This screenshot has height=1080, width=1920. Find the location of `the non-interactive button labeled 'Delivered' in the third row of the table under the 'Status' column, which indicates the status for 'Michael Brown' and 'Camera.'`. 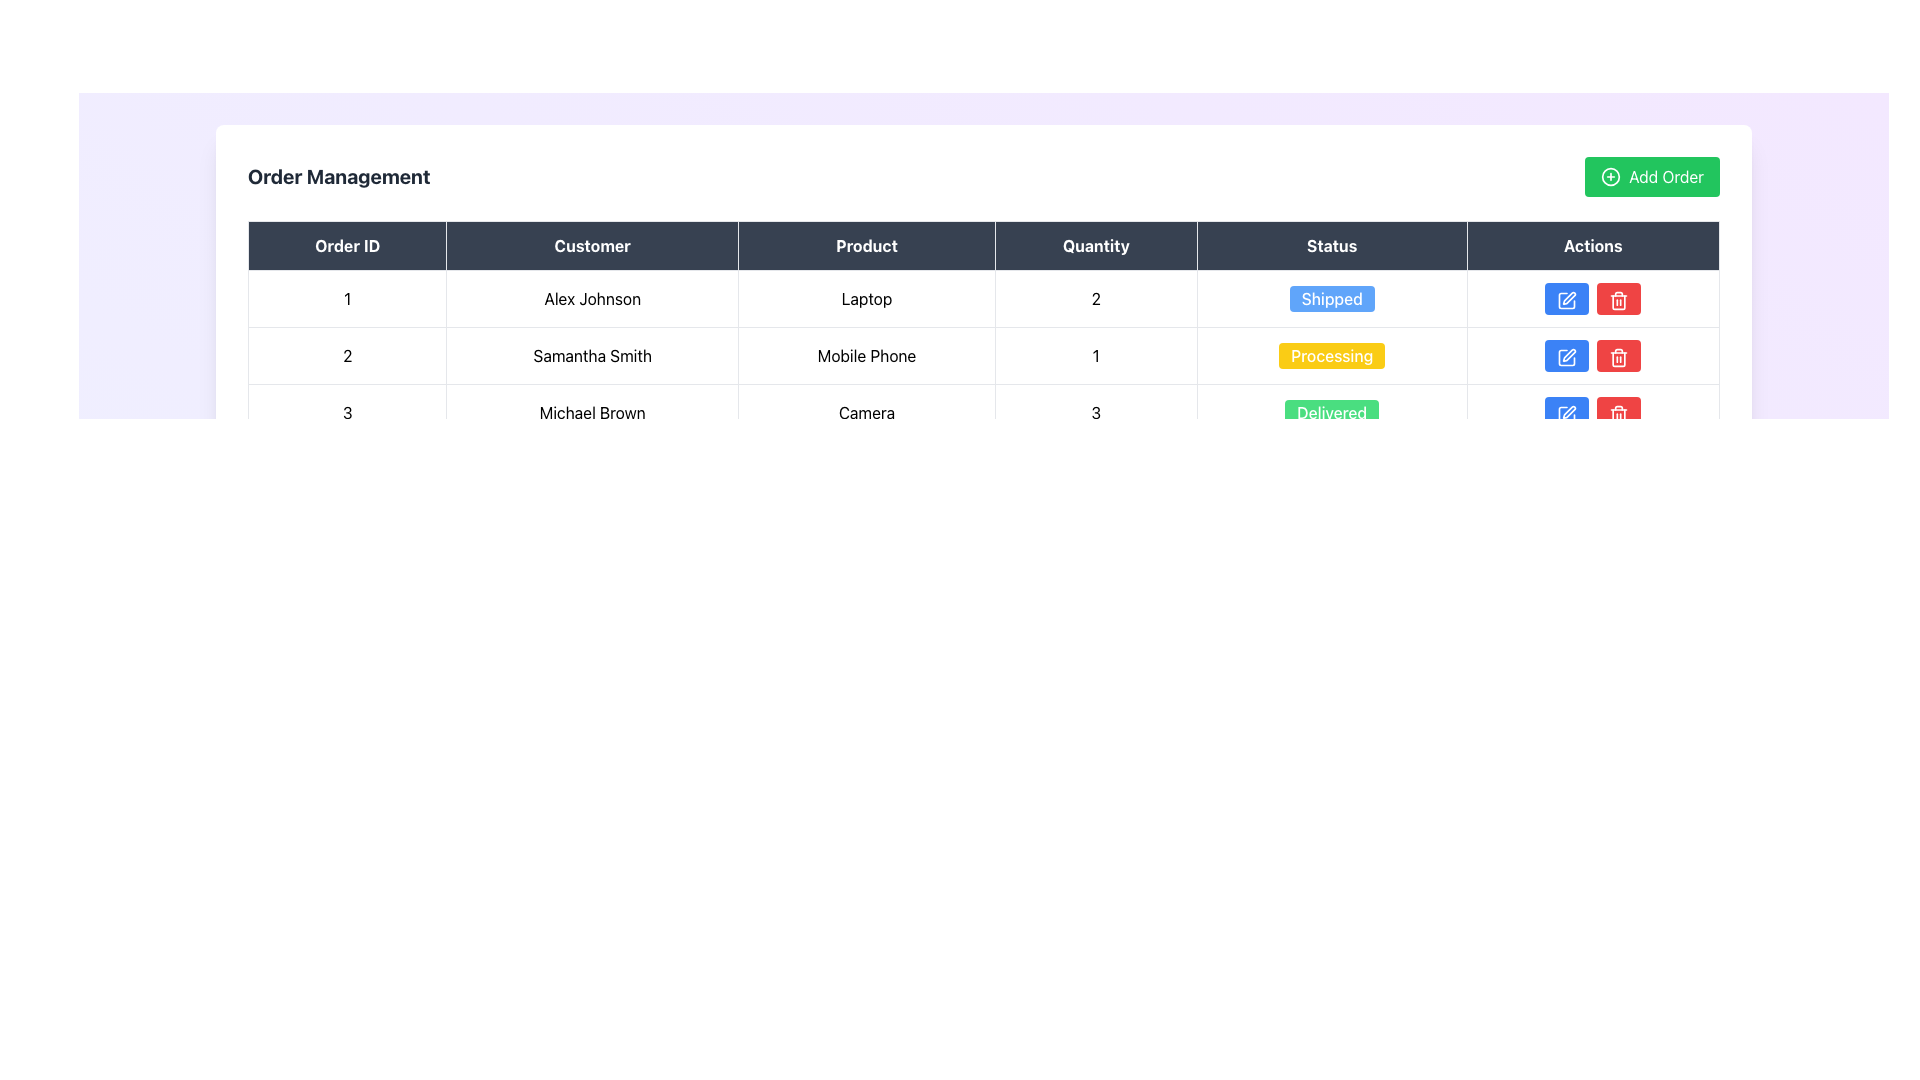

the non-interactive button labeled 'Delivered' in the third row of the table under the 'Status' column, which indicates the status for 'Michael Brown' and 'Camera.' is located at coordinates (1332, 411).